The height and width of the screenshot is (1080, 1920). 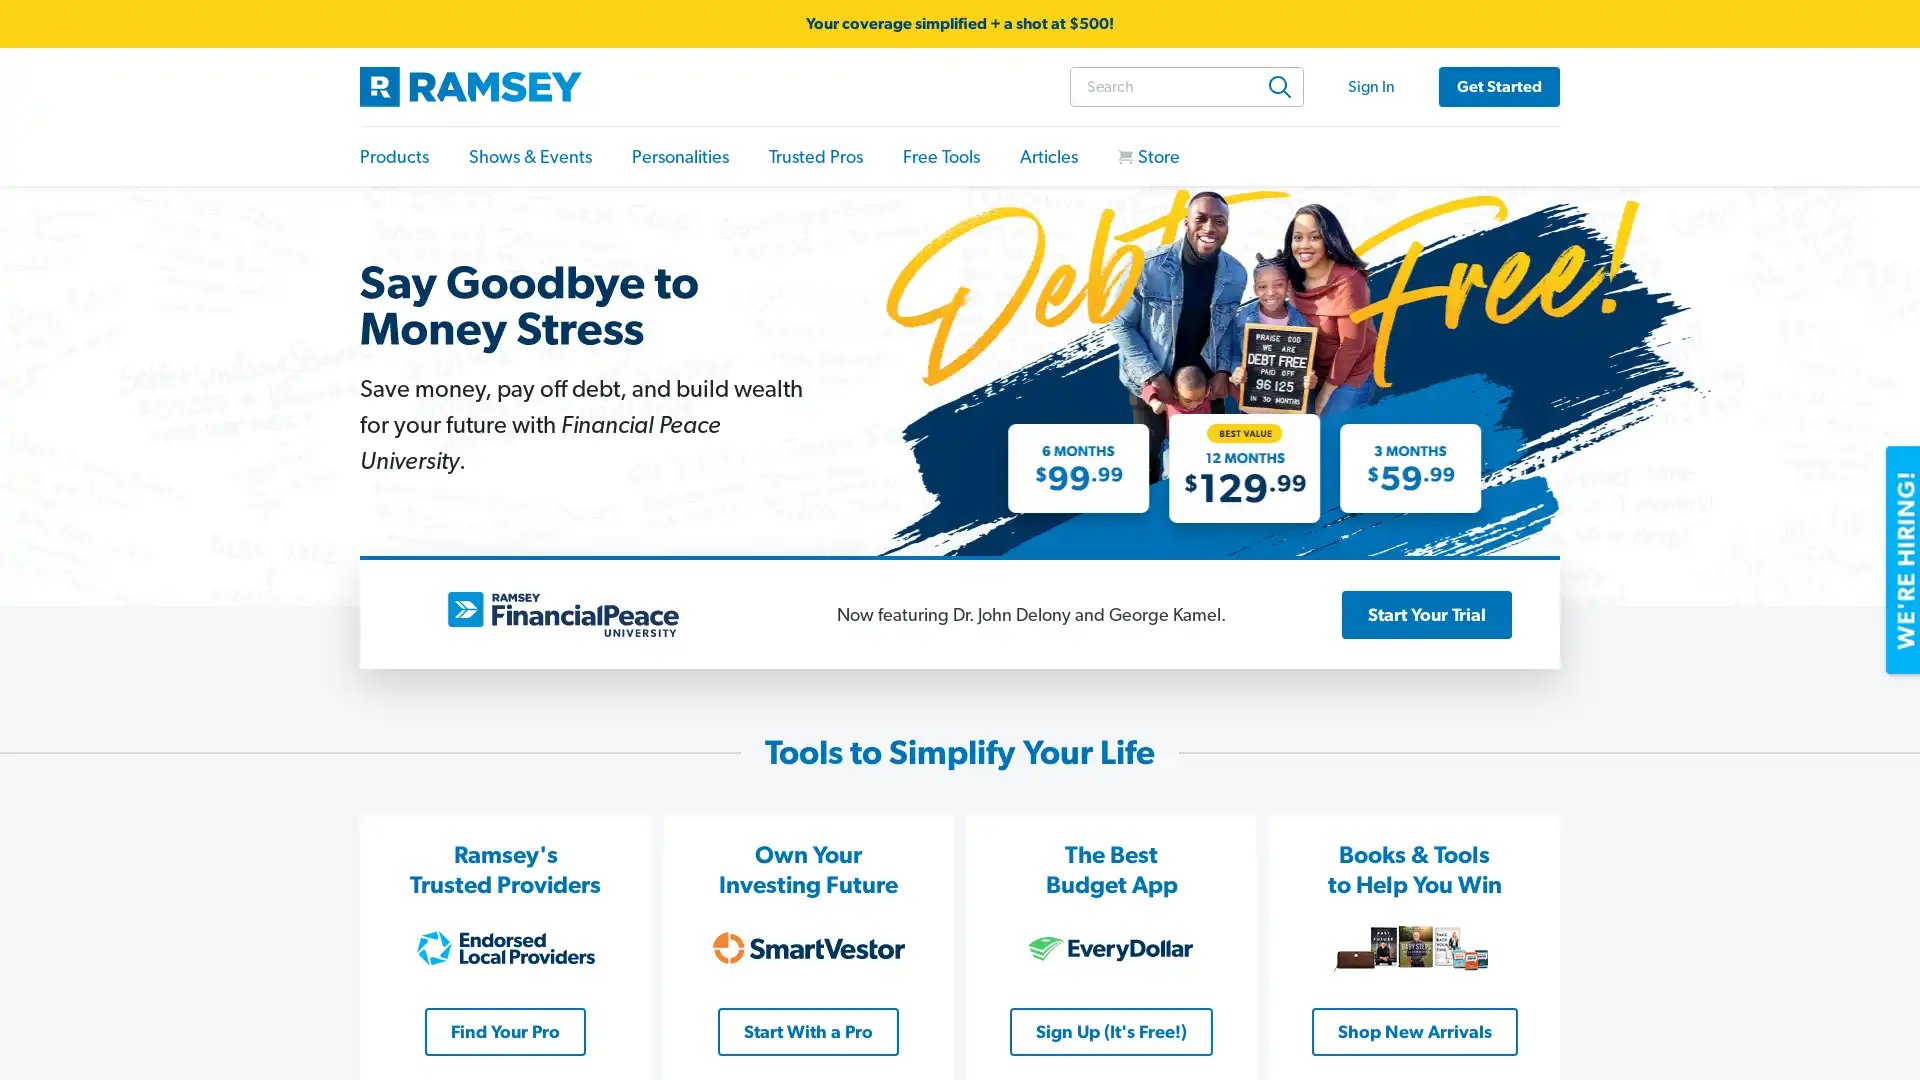 I want to click on Sign Up (It's Free!), so click(x=1110, y=1030).